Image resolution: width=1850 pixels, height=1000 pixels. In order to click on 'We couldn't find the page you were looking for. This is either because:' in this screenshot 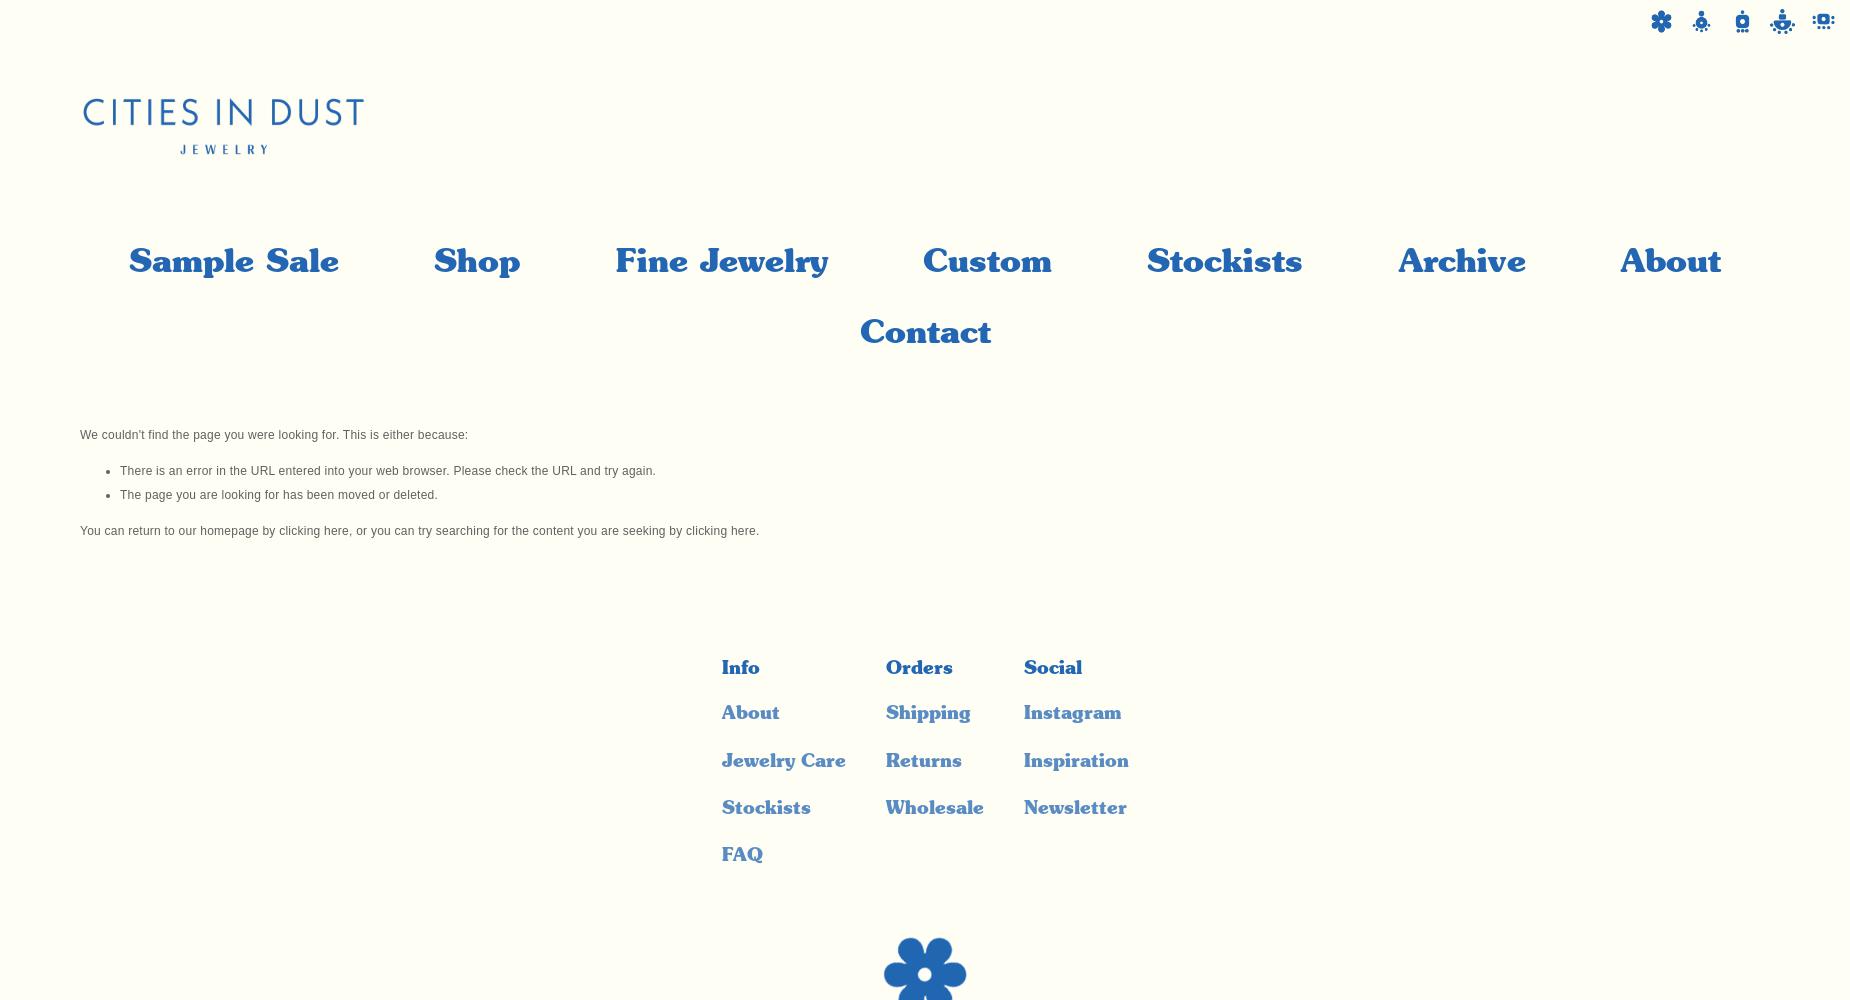, I will do `click(272, 435)`.